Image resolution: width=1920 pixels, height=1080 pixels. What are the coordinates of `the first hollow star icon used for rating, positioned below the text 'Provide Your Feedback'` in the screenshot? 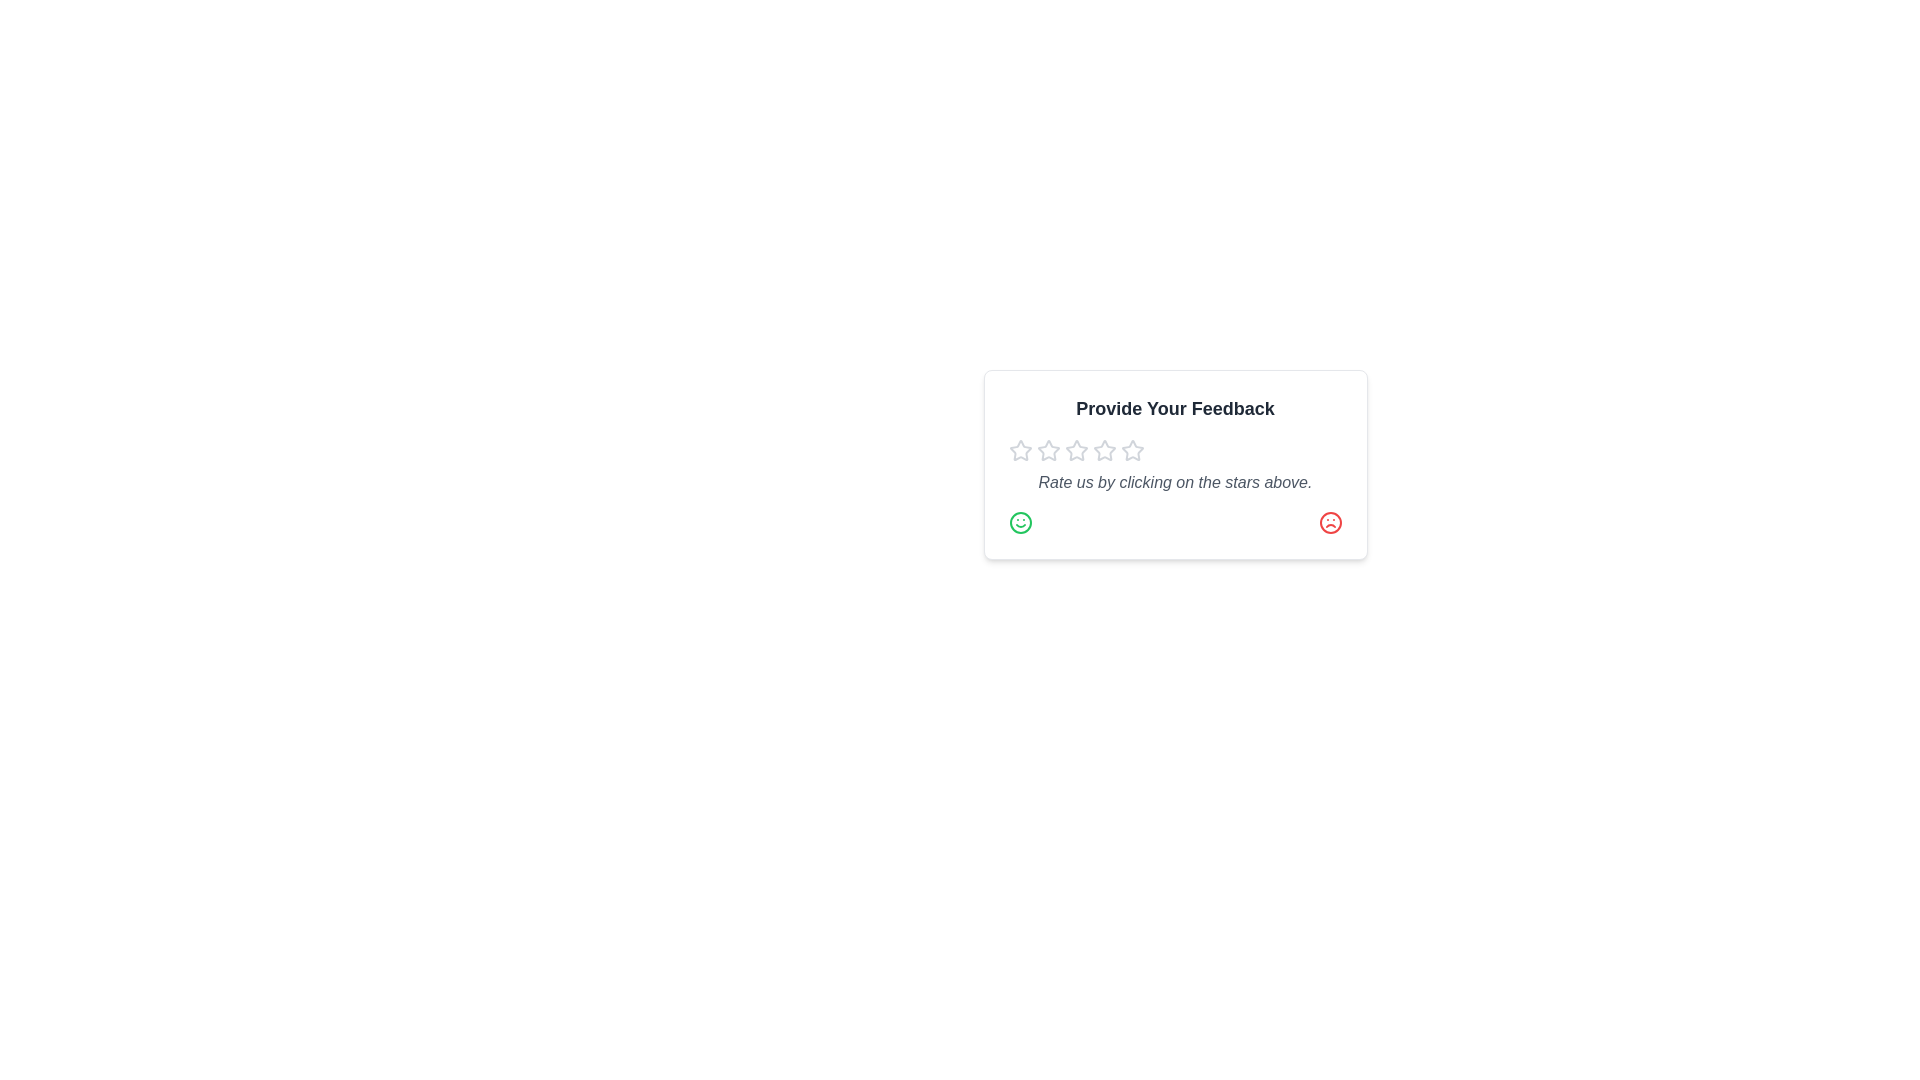 It's located at (1020, 450).